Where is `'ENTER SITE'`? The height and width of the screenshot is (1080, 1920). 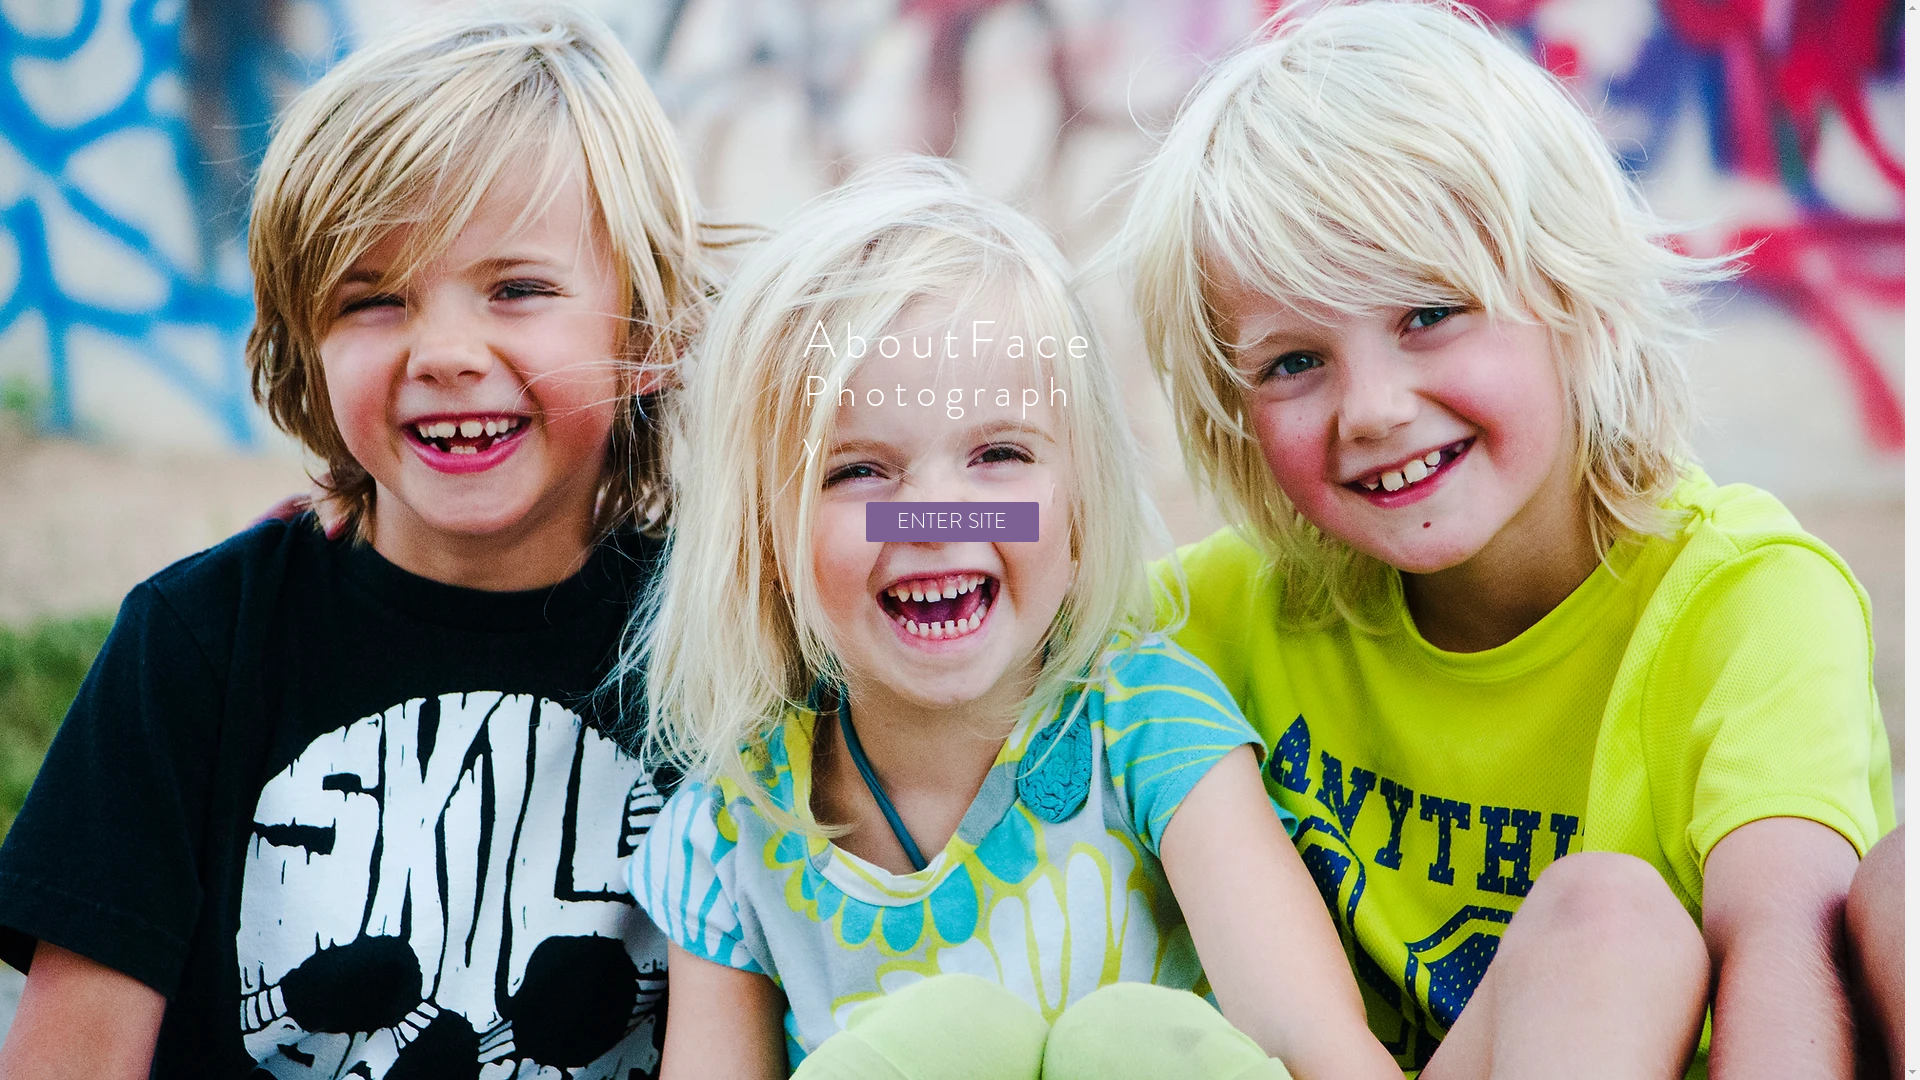 'ENTER SITE' is located at coordinates (951, 520).